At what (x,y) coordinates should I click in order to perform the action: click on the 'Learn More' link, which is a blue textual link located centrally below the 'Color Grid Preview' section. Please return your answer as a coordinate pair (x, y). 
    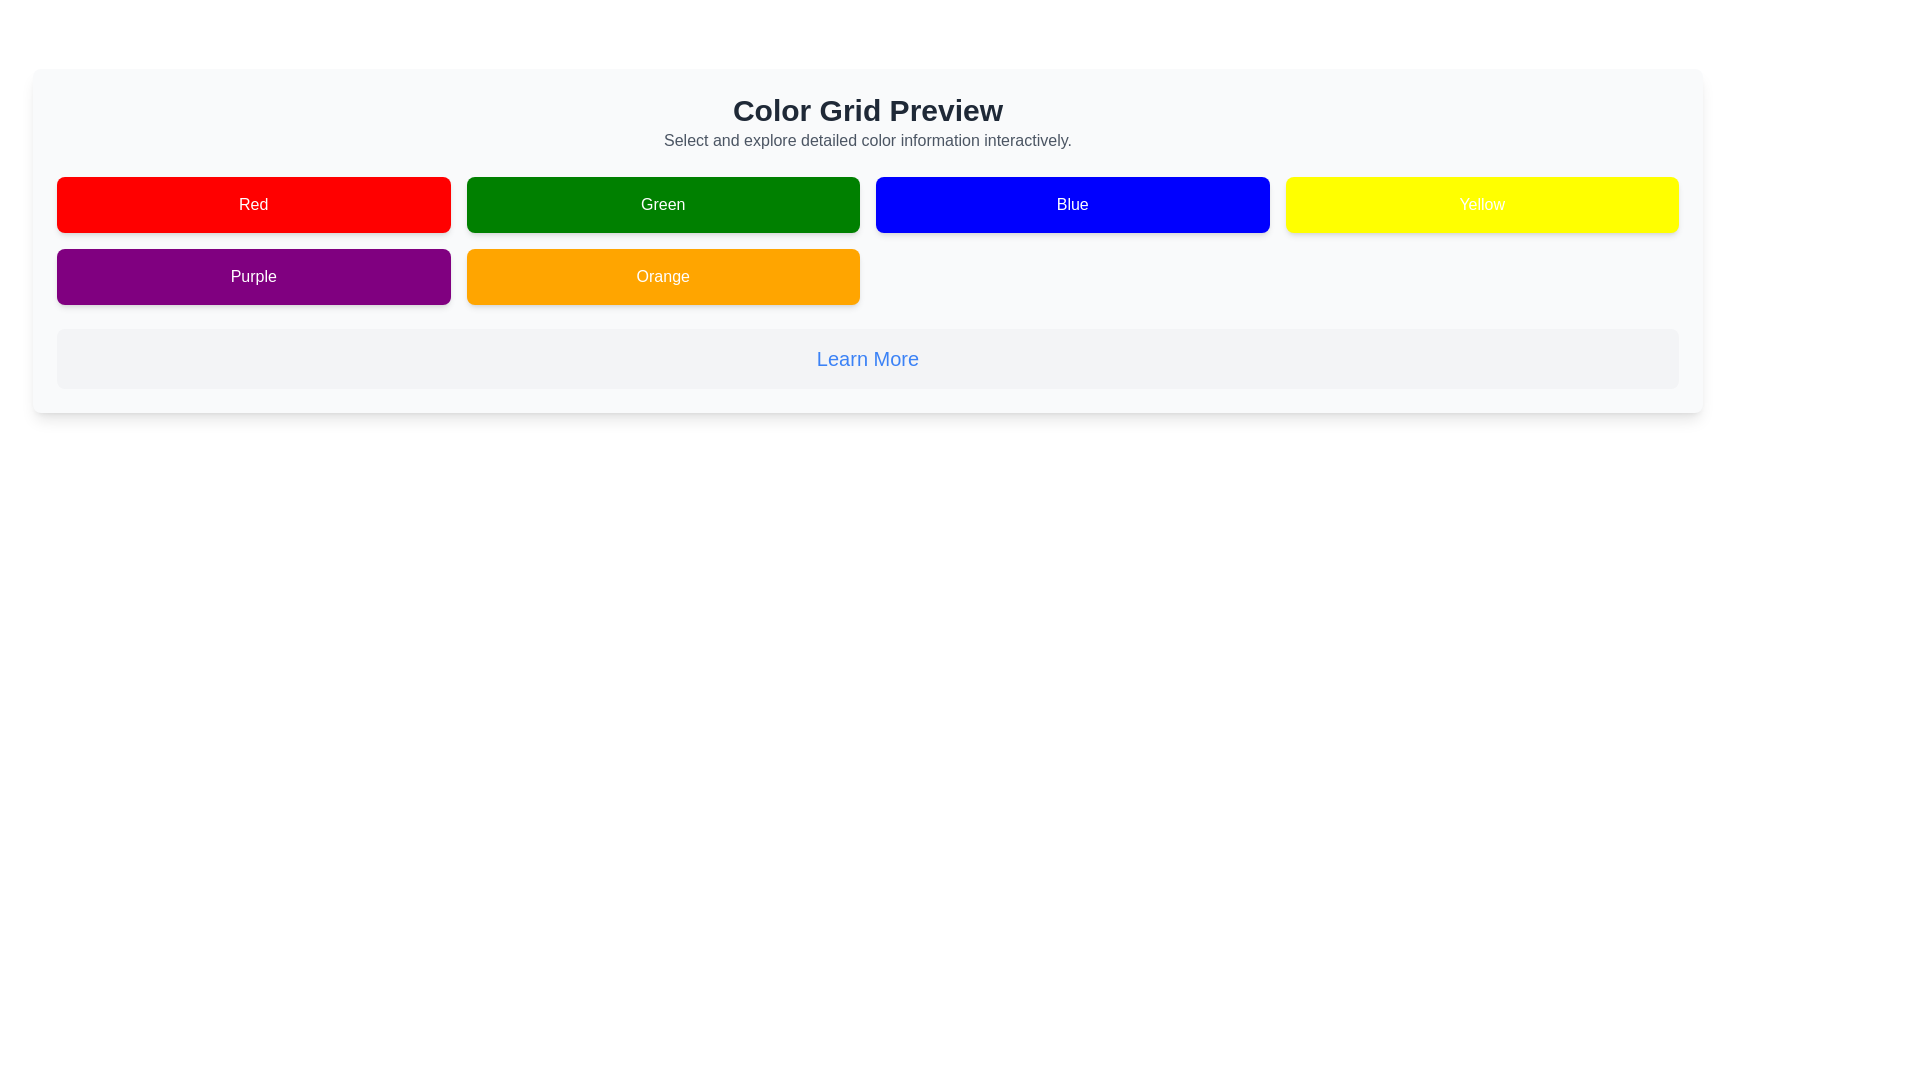
    Looking at the image, I should click on (868, 357).